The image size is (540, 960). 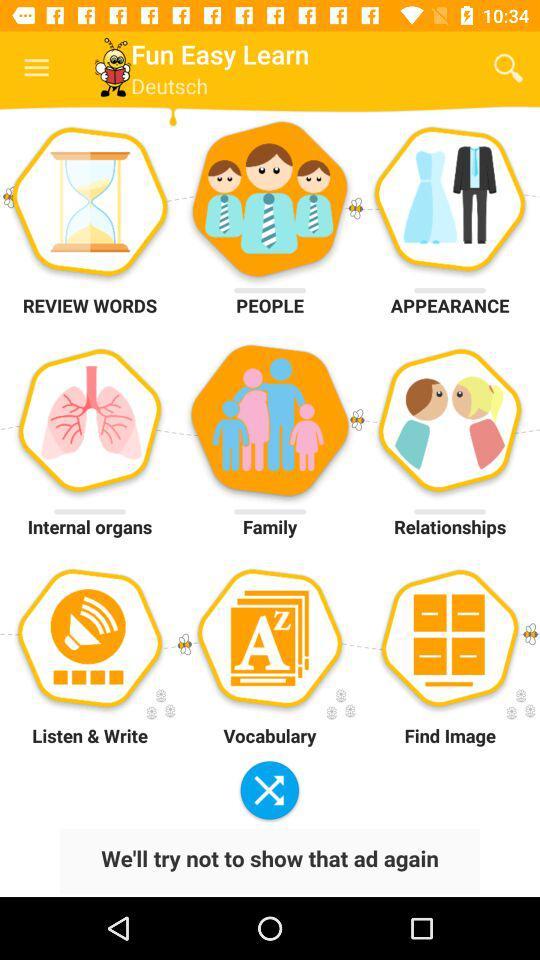 What do you see at coordinates (269, 791) in the screenshot?
I see `the close icon` at bounding box center [269, 791].